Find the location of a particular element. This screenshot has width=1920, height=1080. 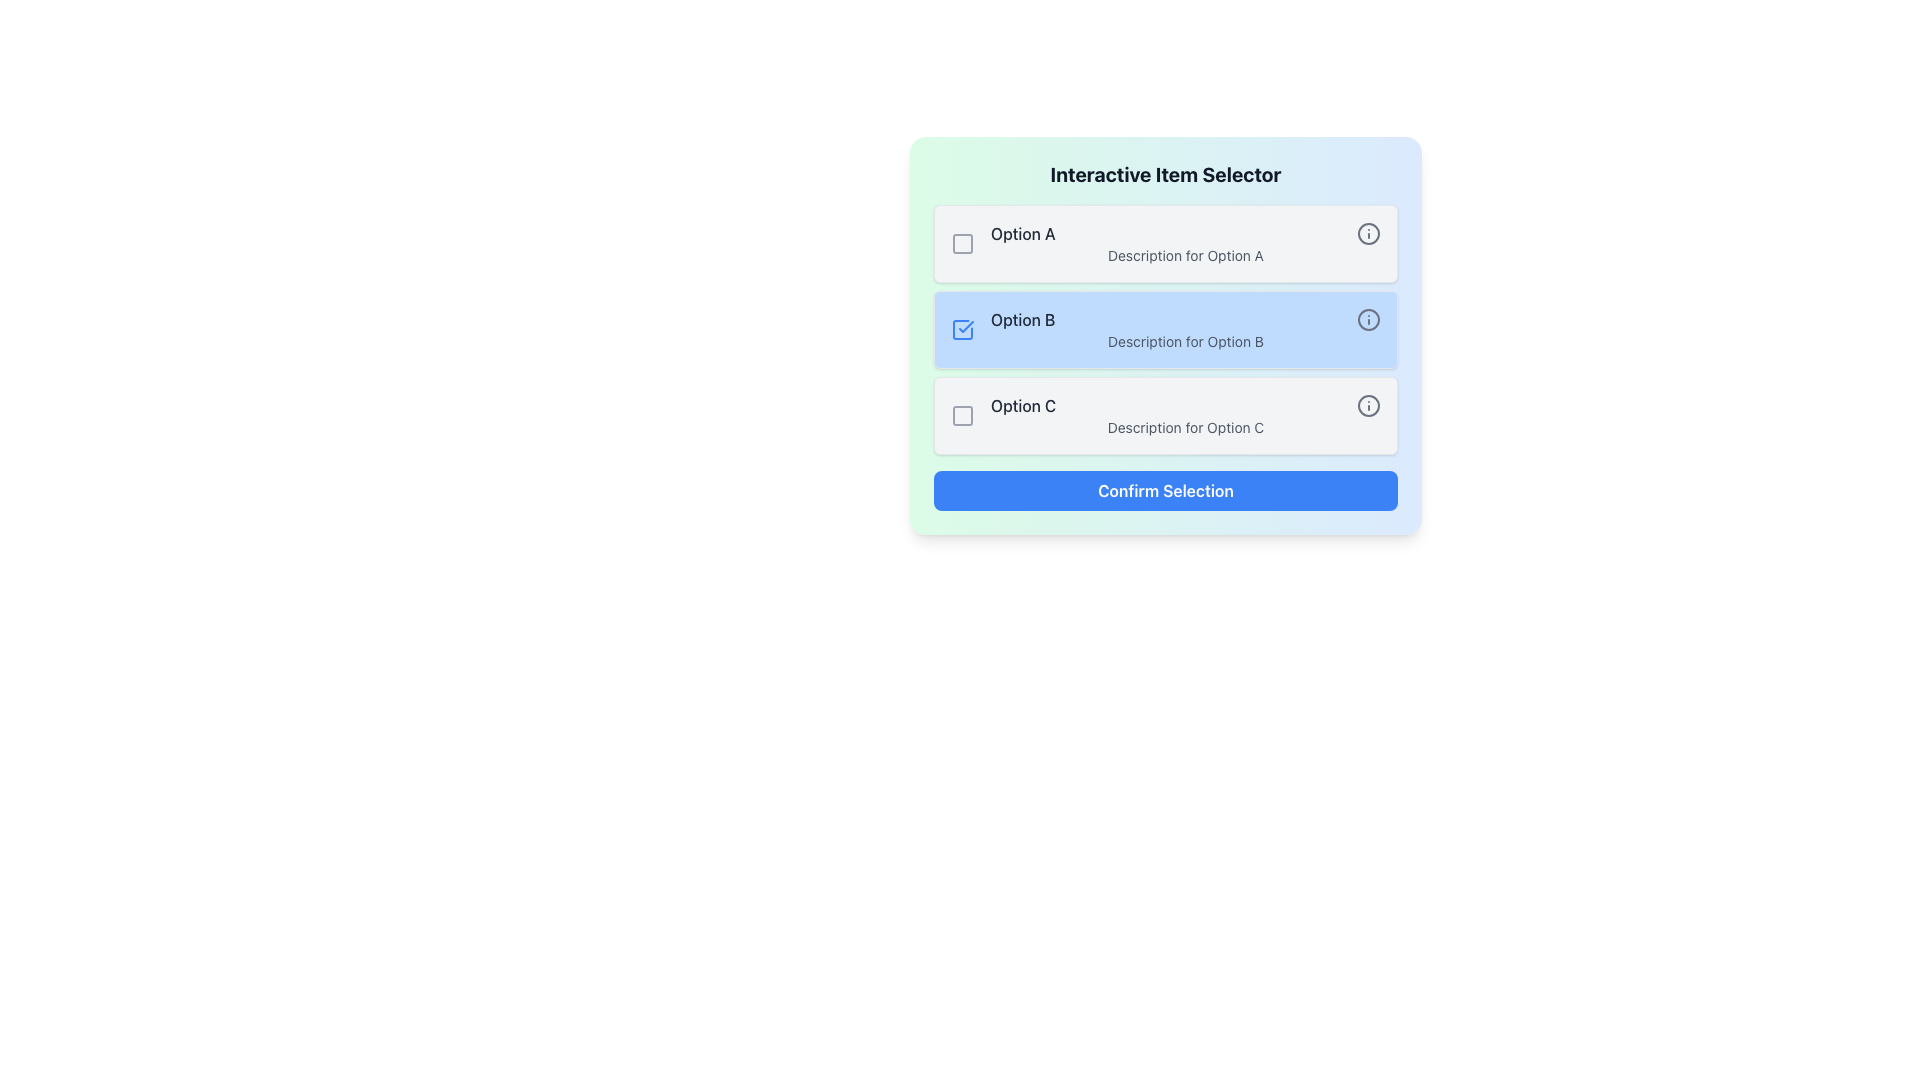

text displayed in the label for 'Option B', which is located in the second section of the options list, adjacent to a checkbox and an information icon is located at coordinates (1023, 319).